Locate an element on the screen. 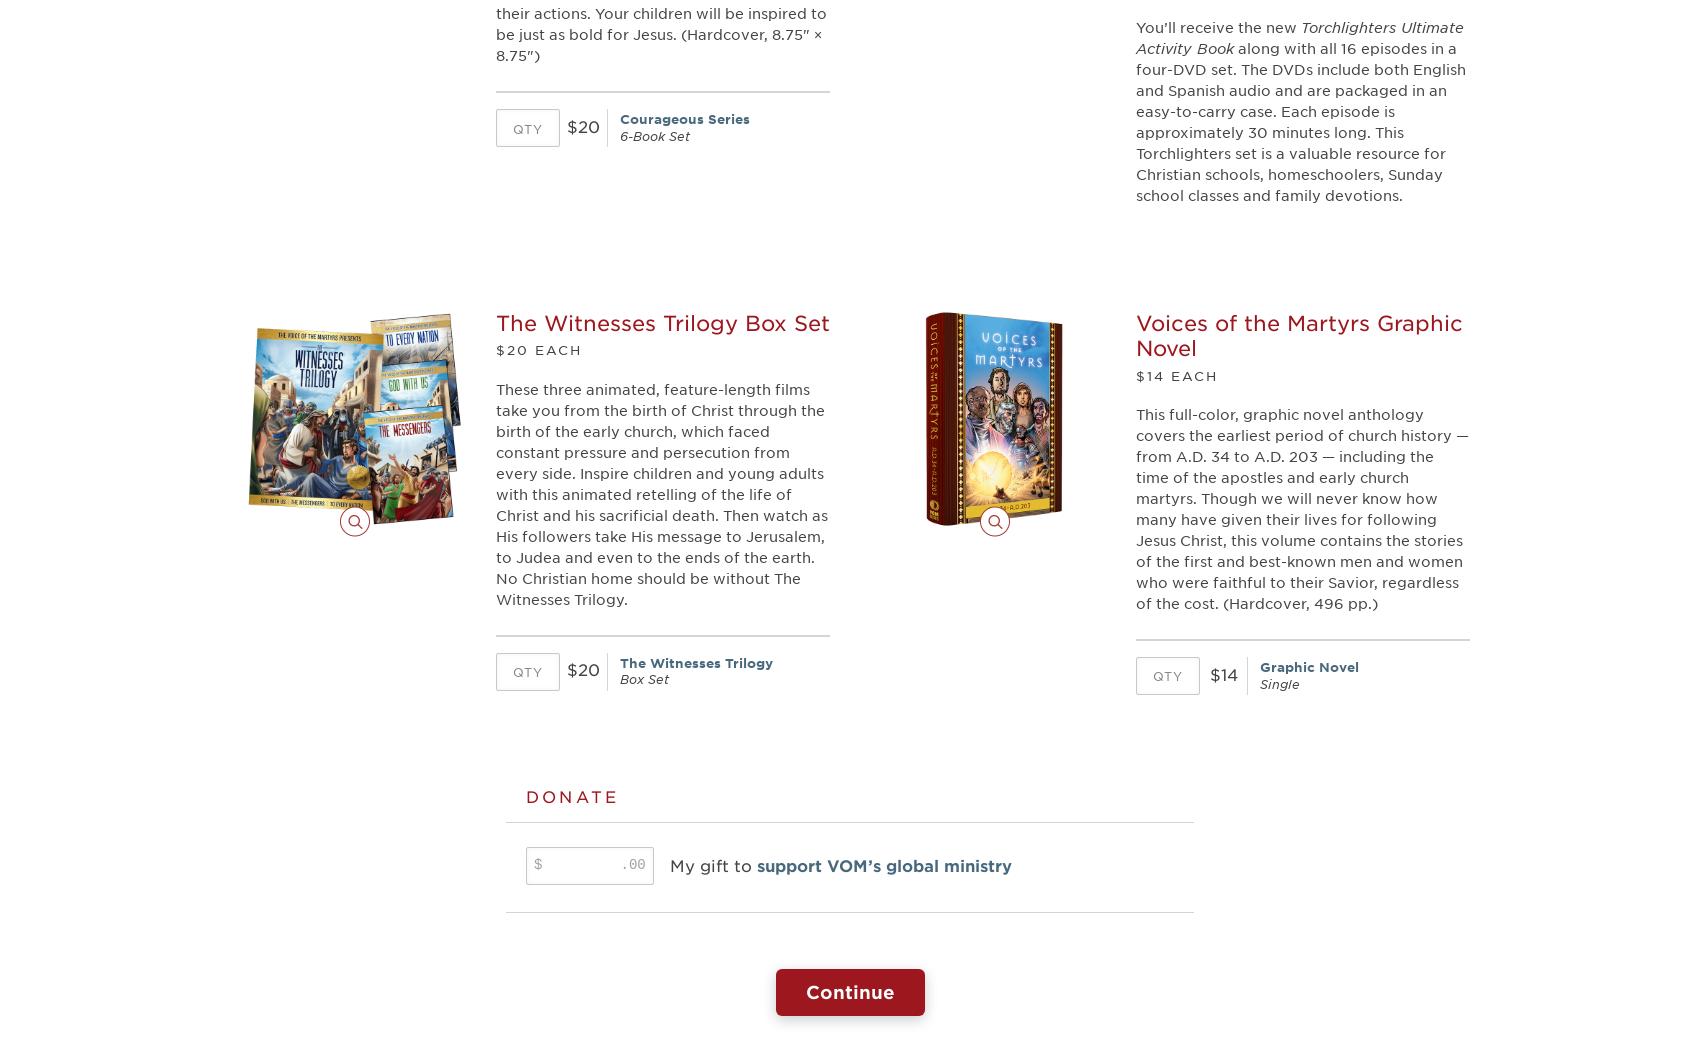  '6-Book Set' is located at coordinates (655, 134).